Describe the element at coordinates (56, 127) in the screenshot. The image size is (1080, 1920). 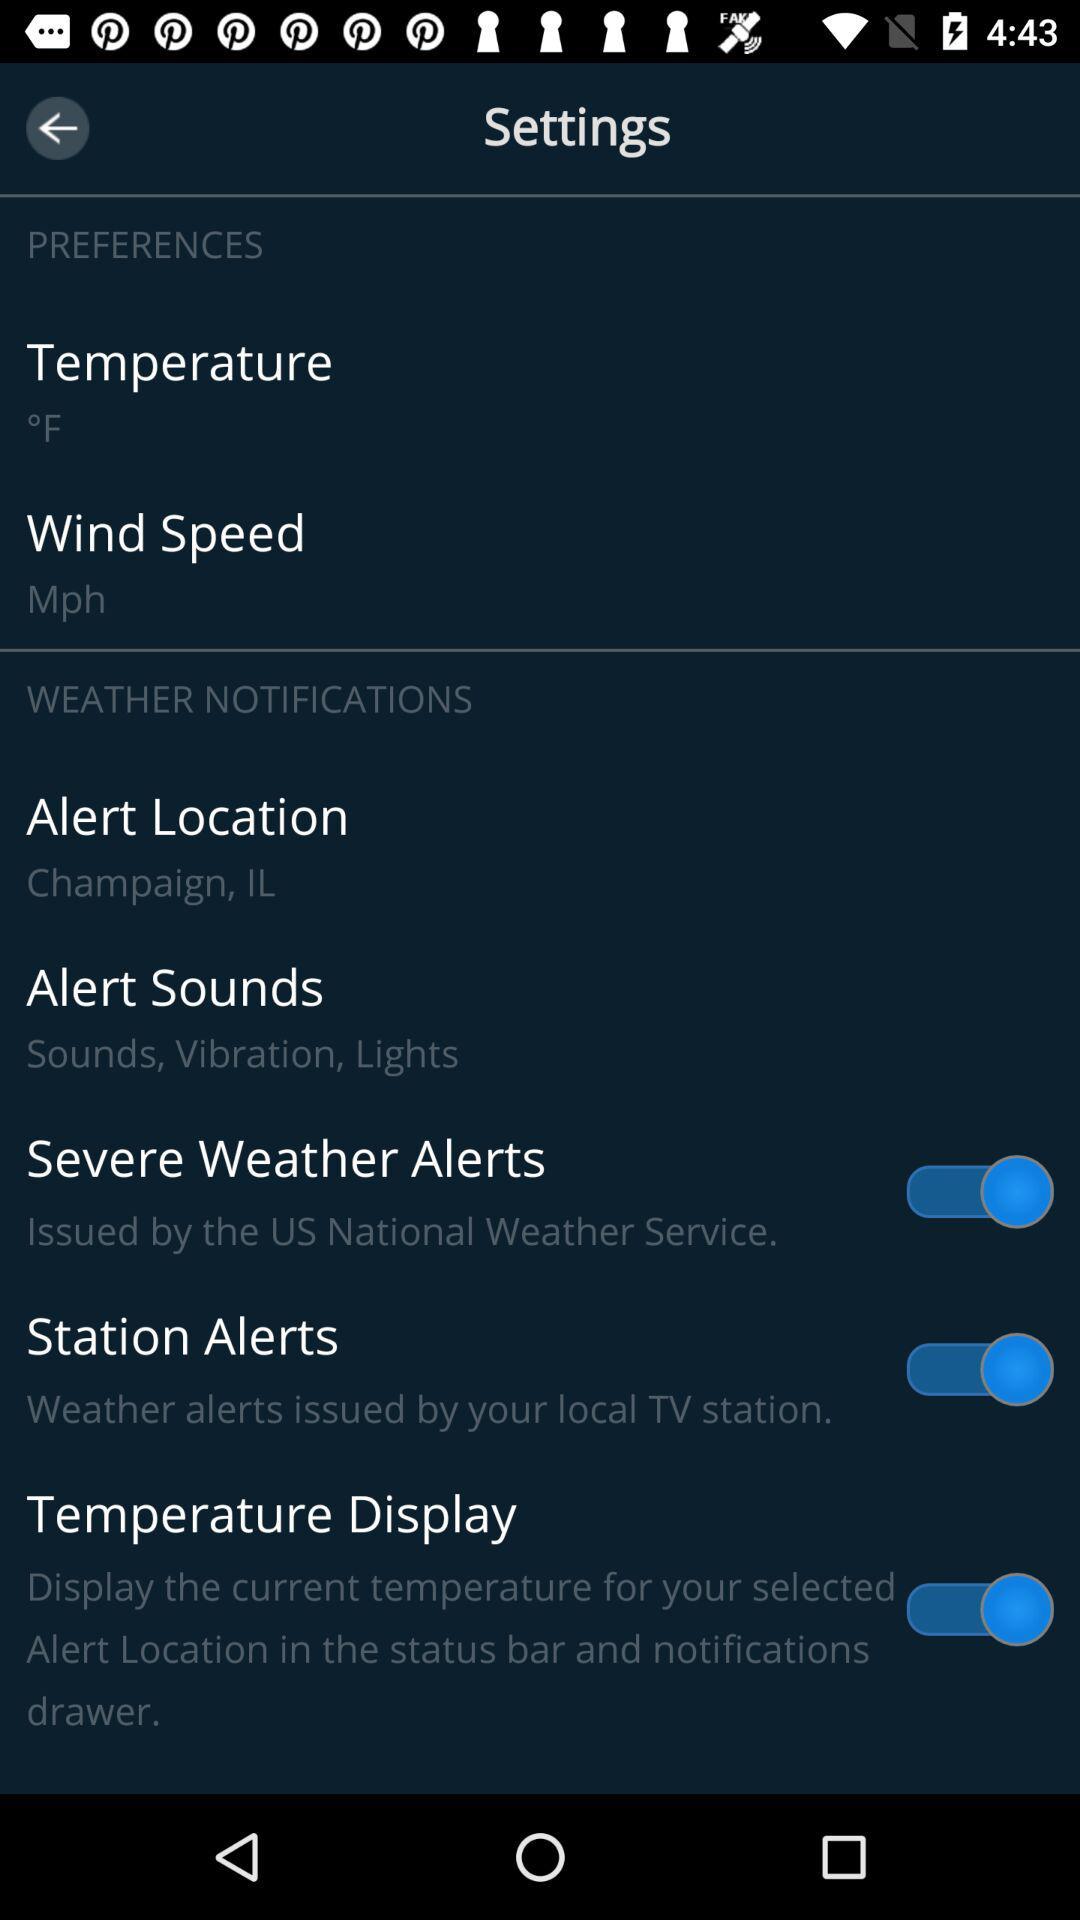
I see `symbol just before settings` at that location.